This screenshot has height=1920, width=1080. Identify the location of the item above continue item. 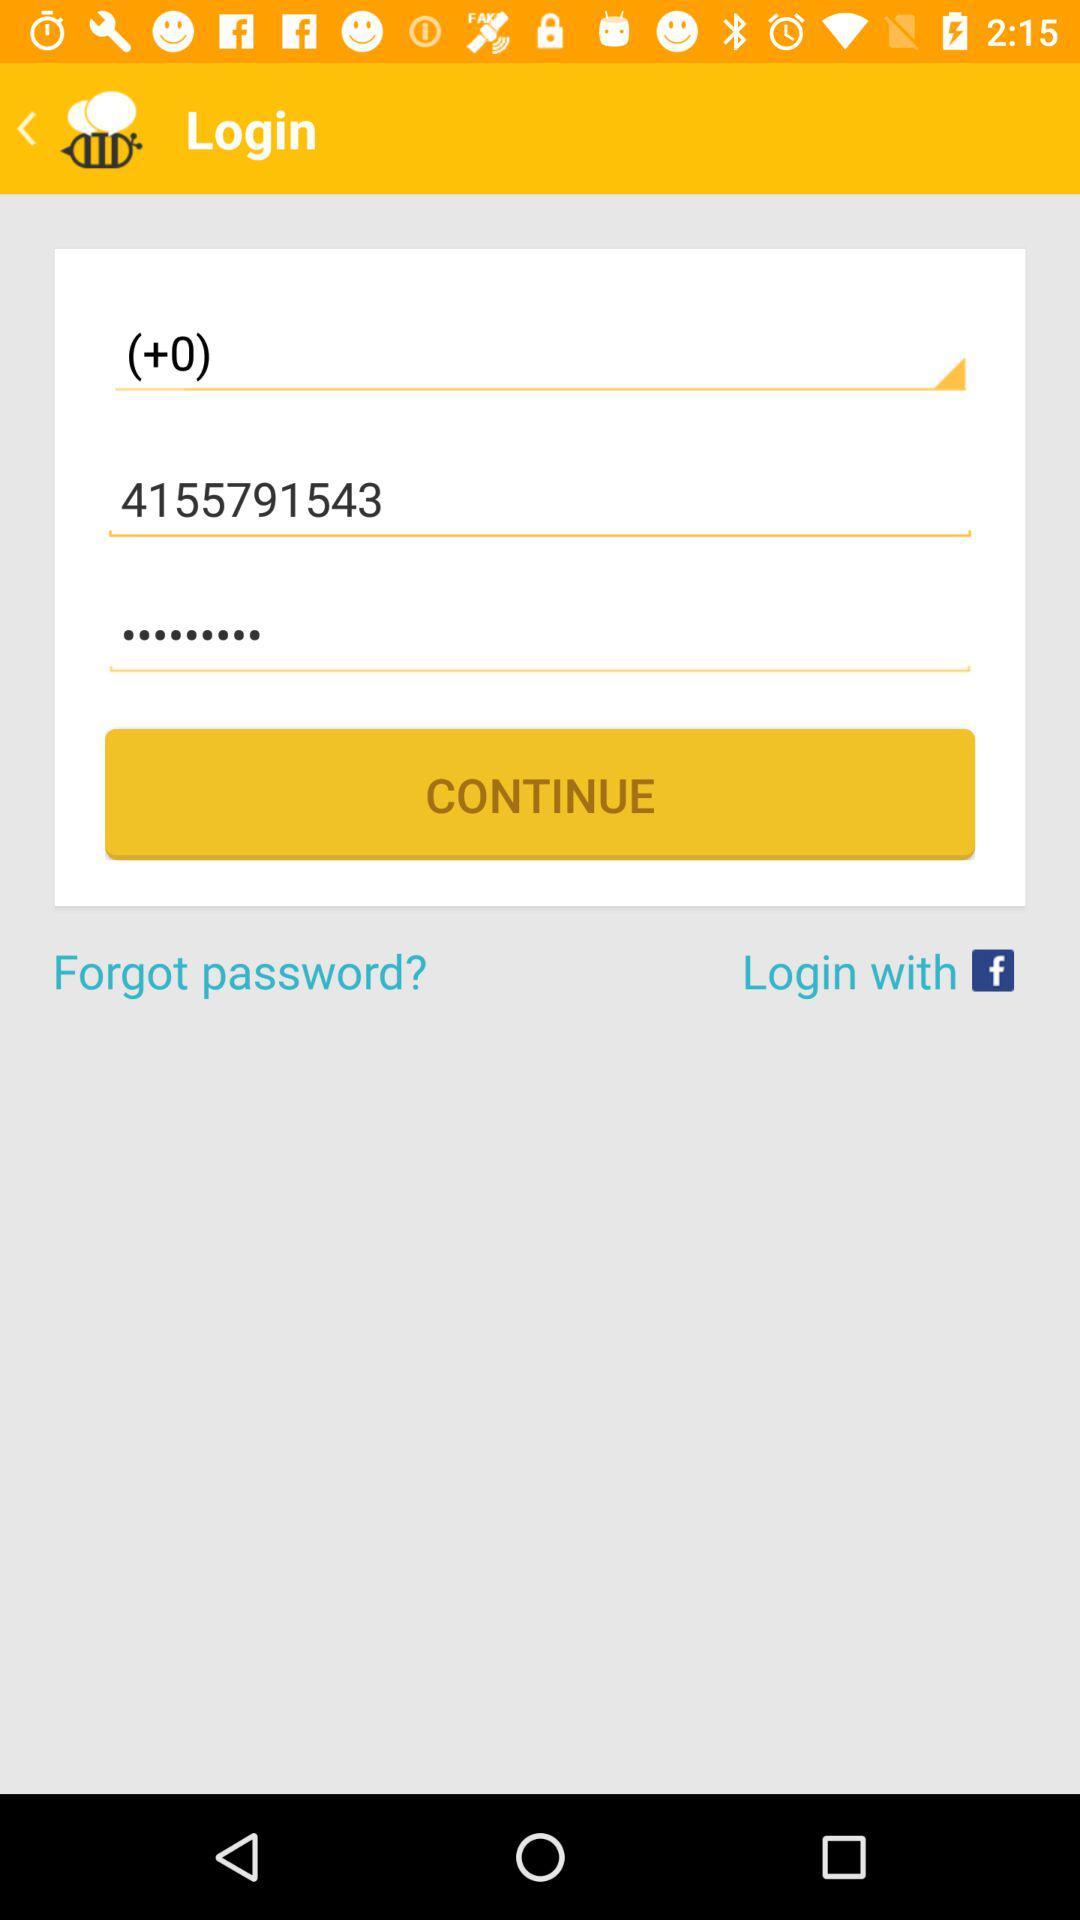
(540, 633).